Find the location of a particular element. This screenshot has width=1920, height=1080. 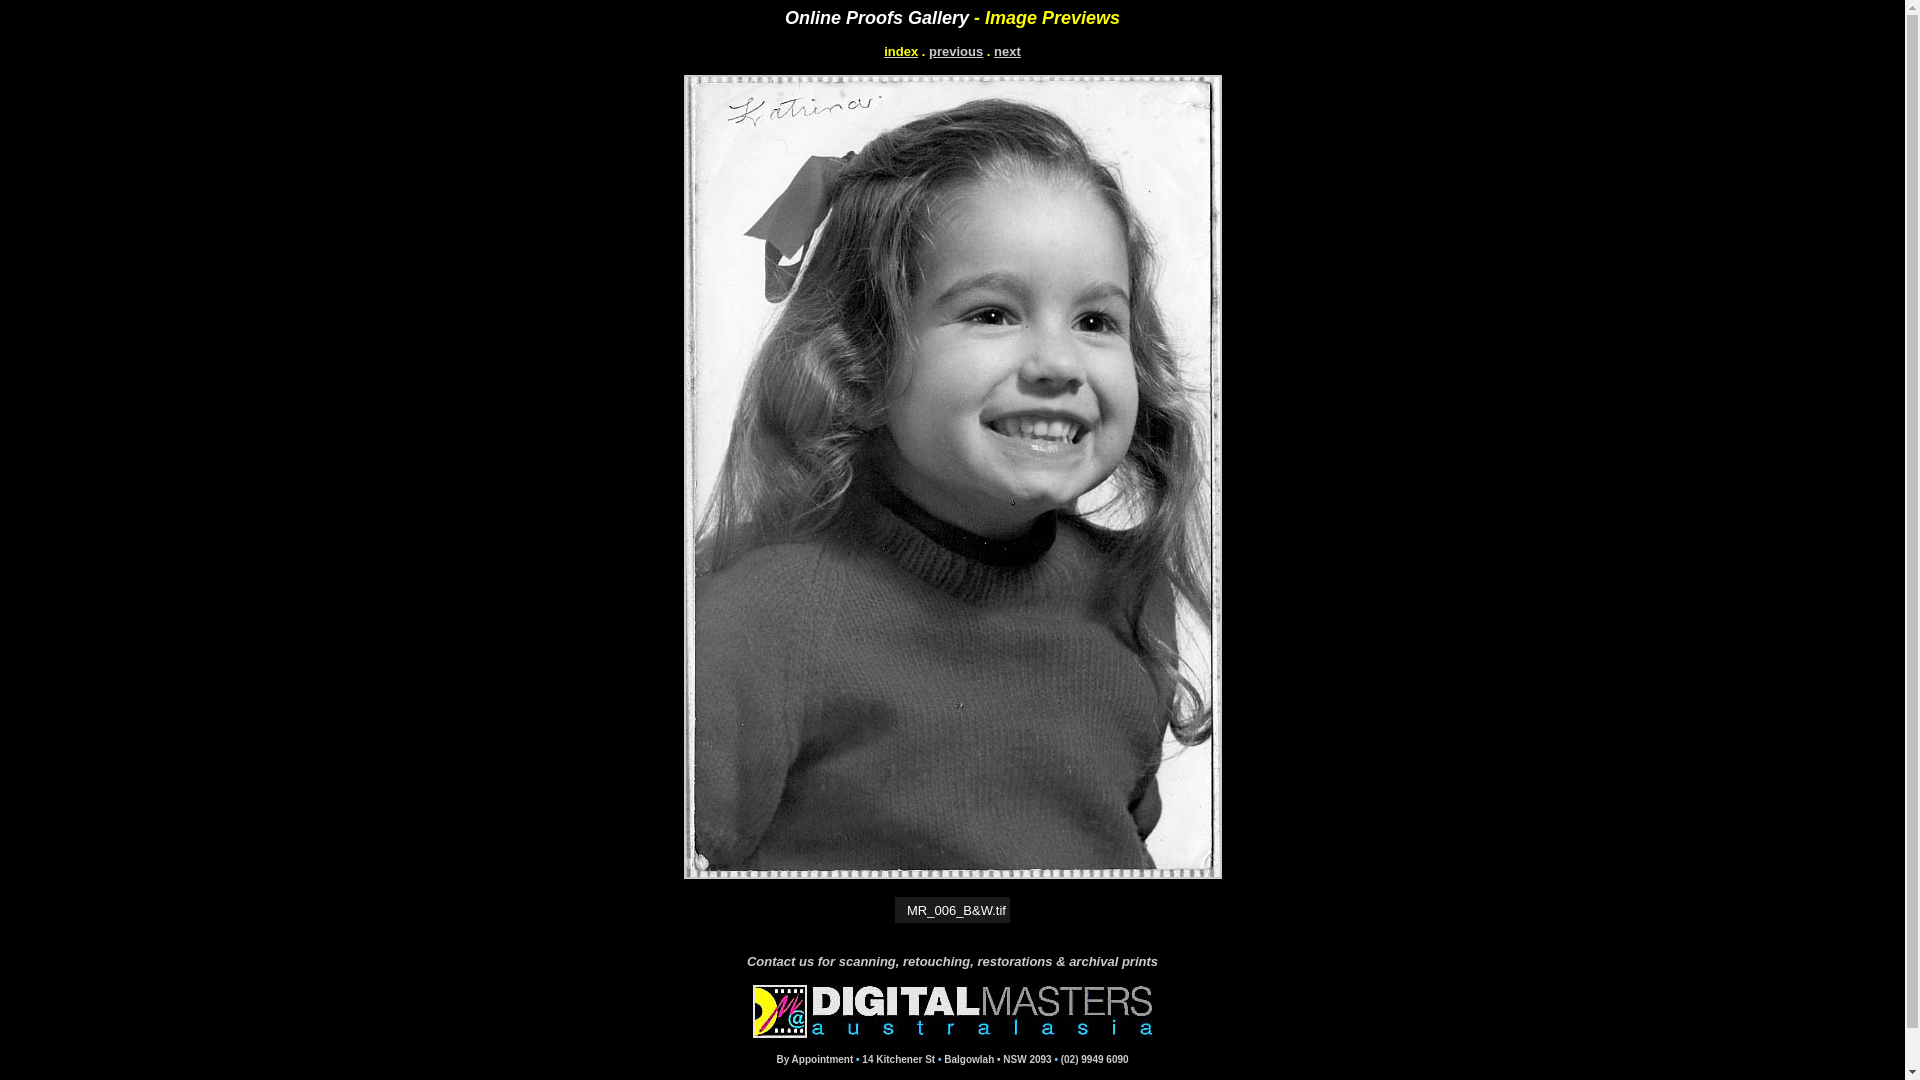

'index' is located at coordinates (900, 50).